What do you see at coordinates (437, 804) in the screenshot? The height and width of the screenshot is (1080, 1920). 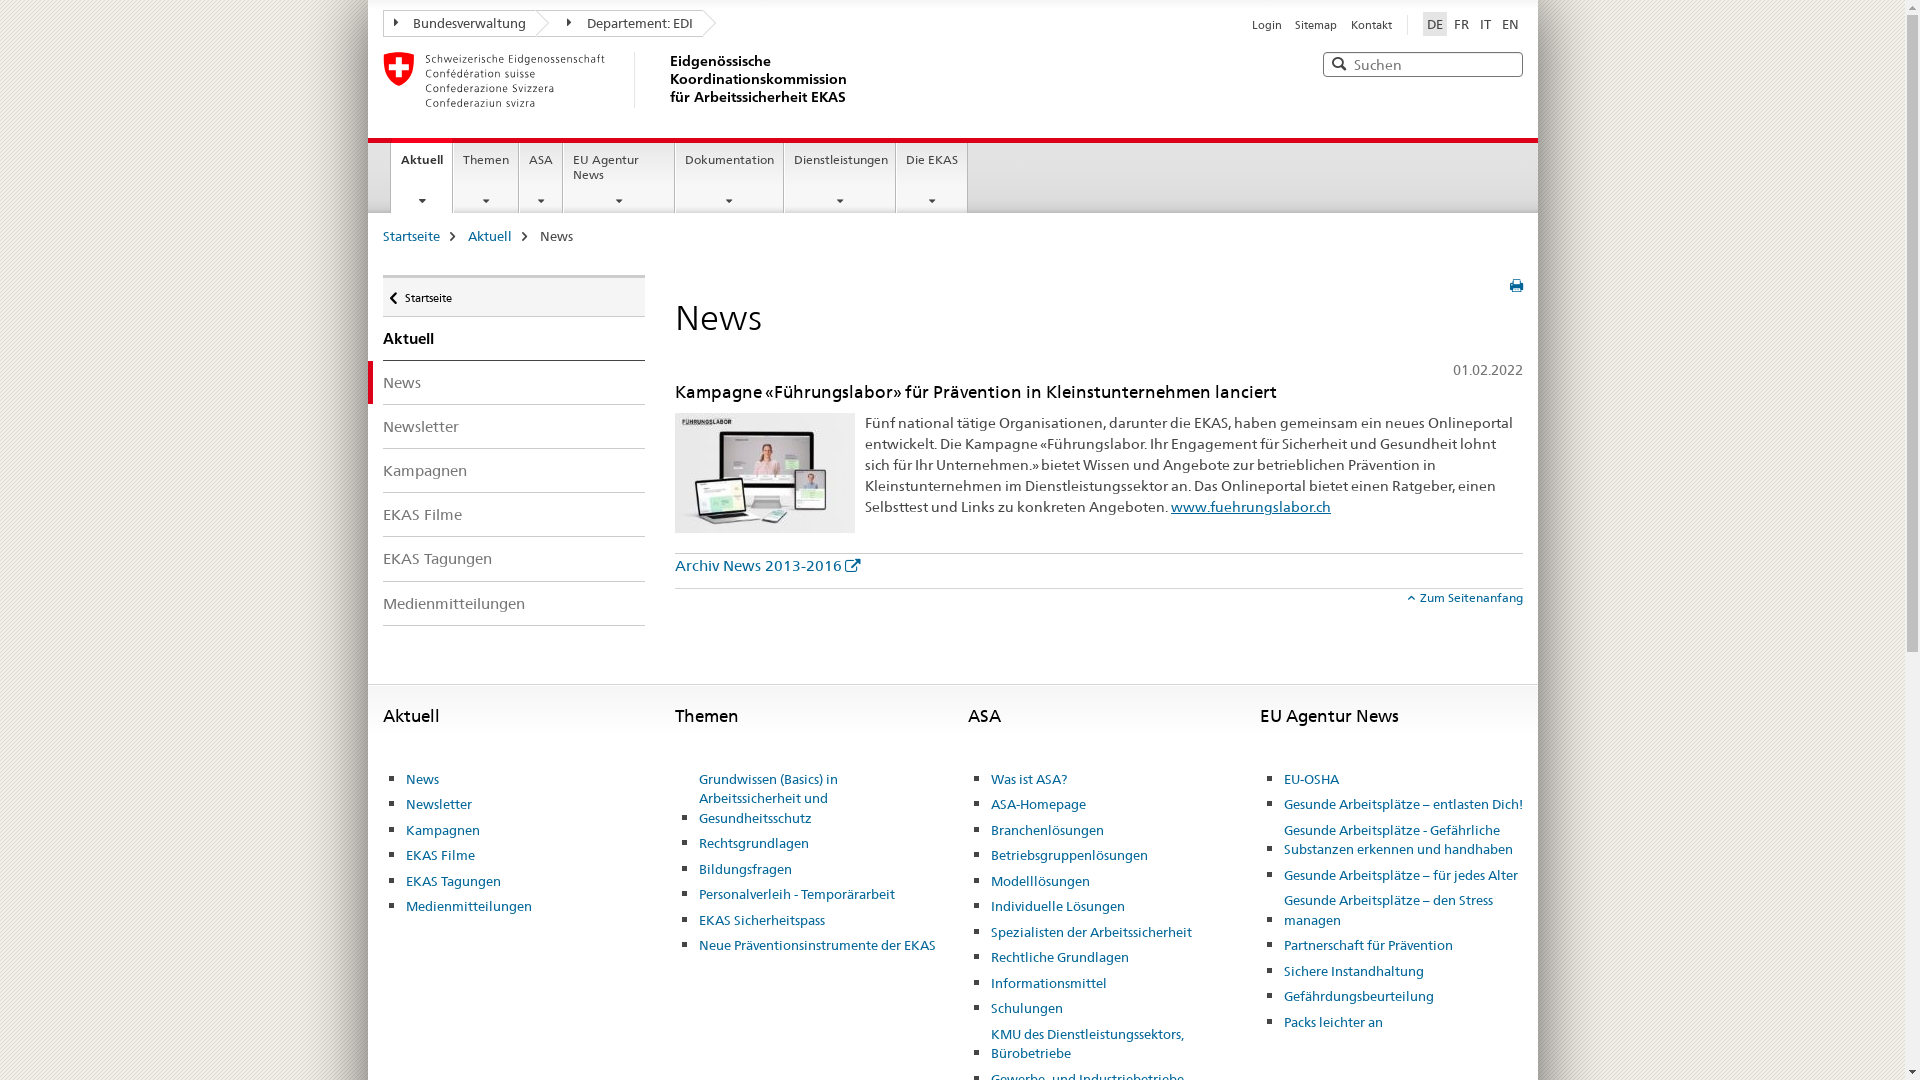 I see `'Newsletter'` at bounding box center [437, 804].